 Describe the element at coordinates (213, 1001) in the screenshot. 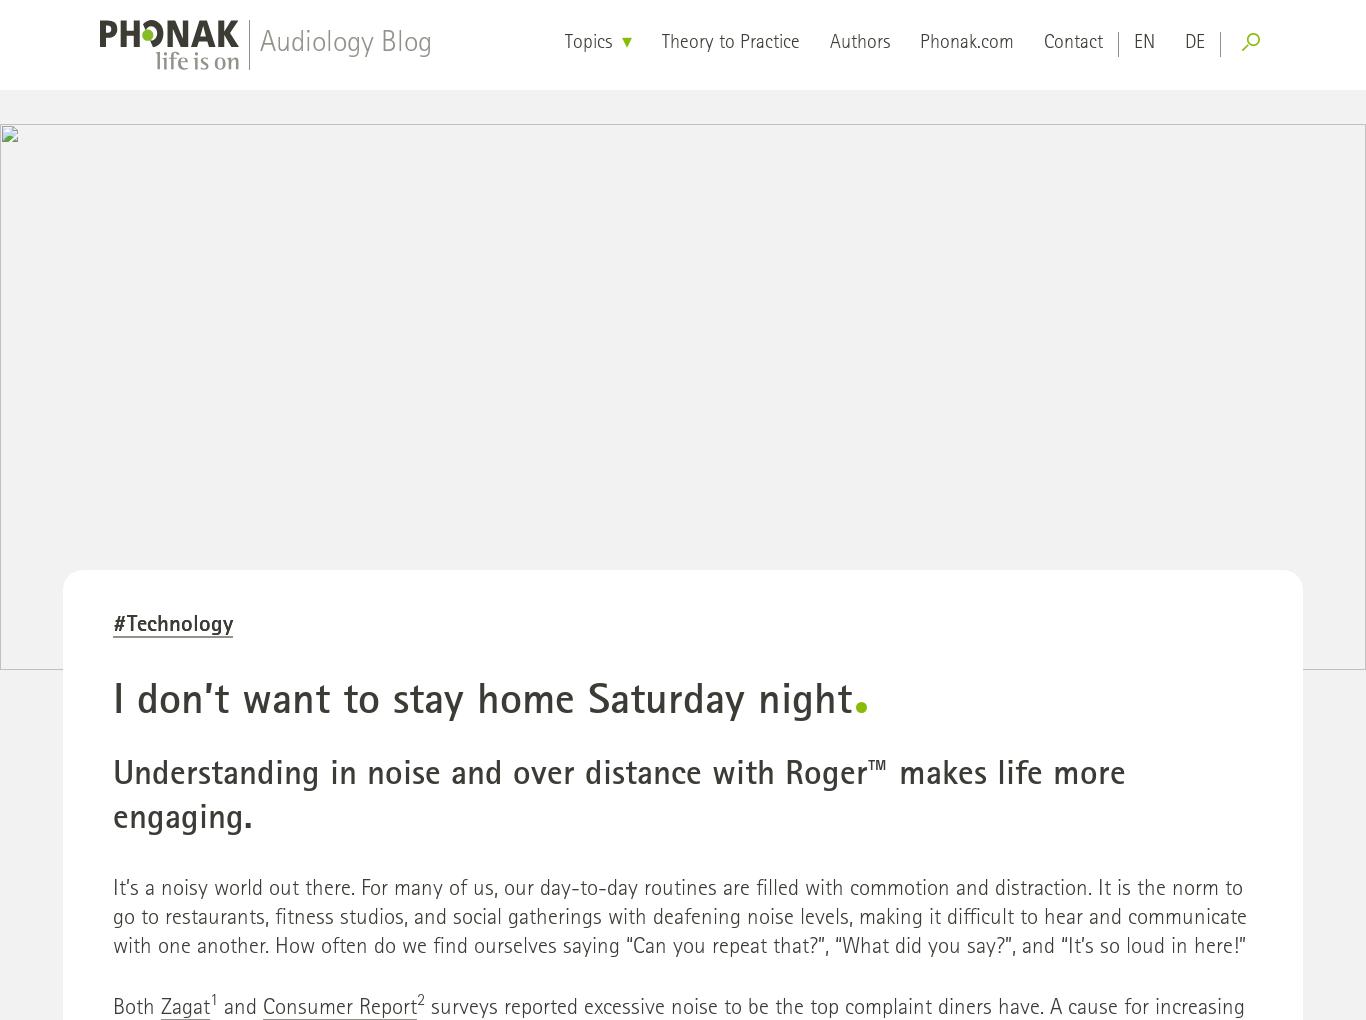

I see `'1'` at that location.